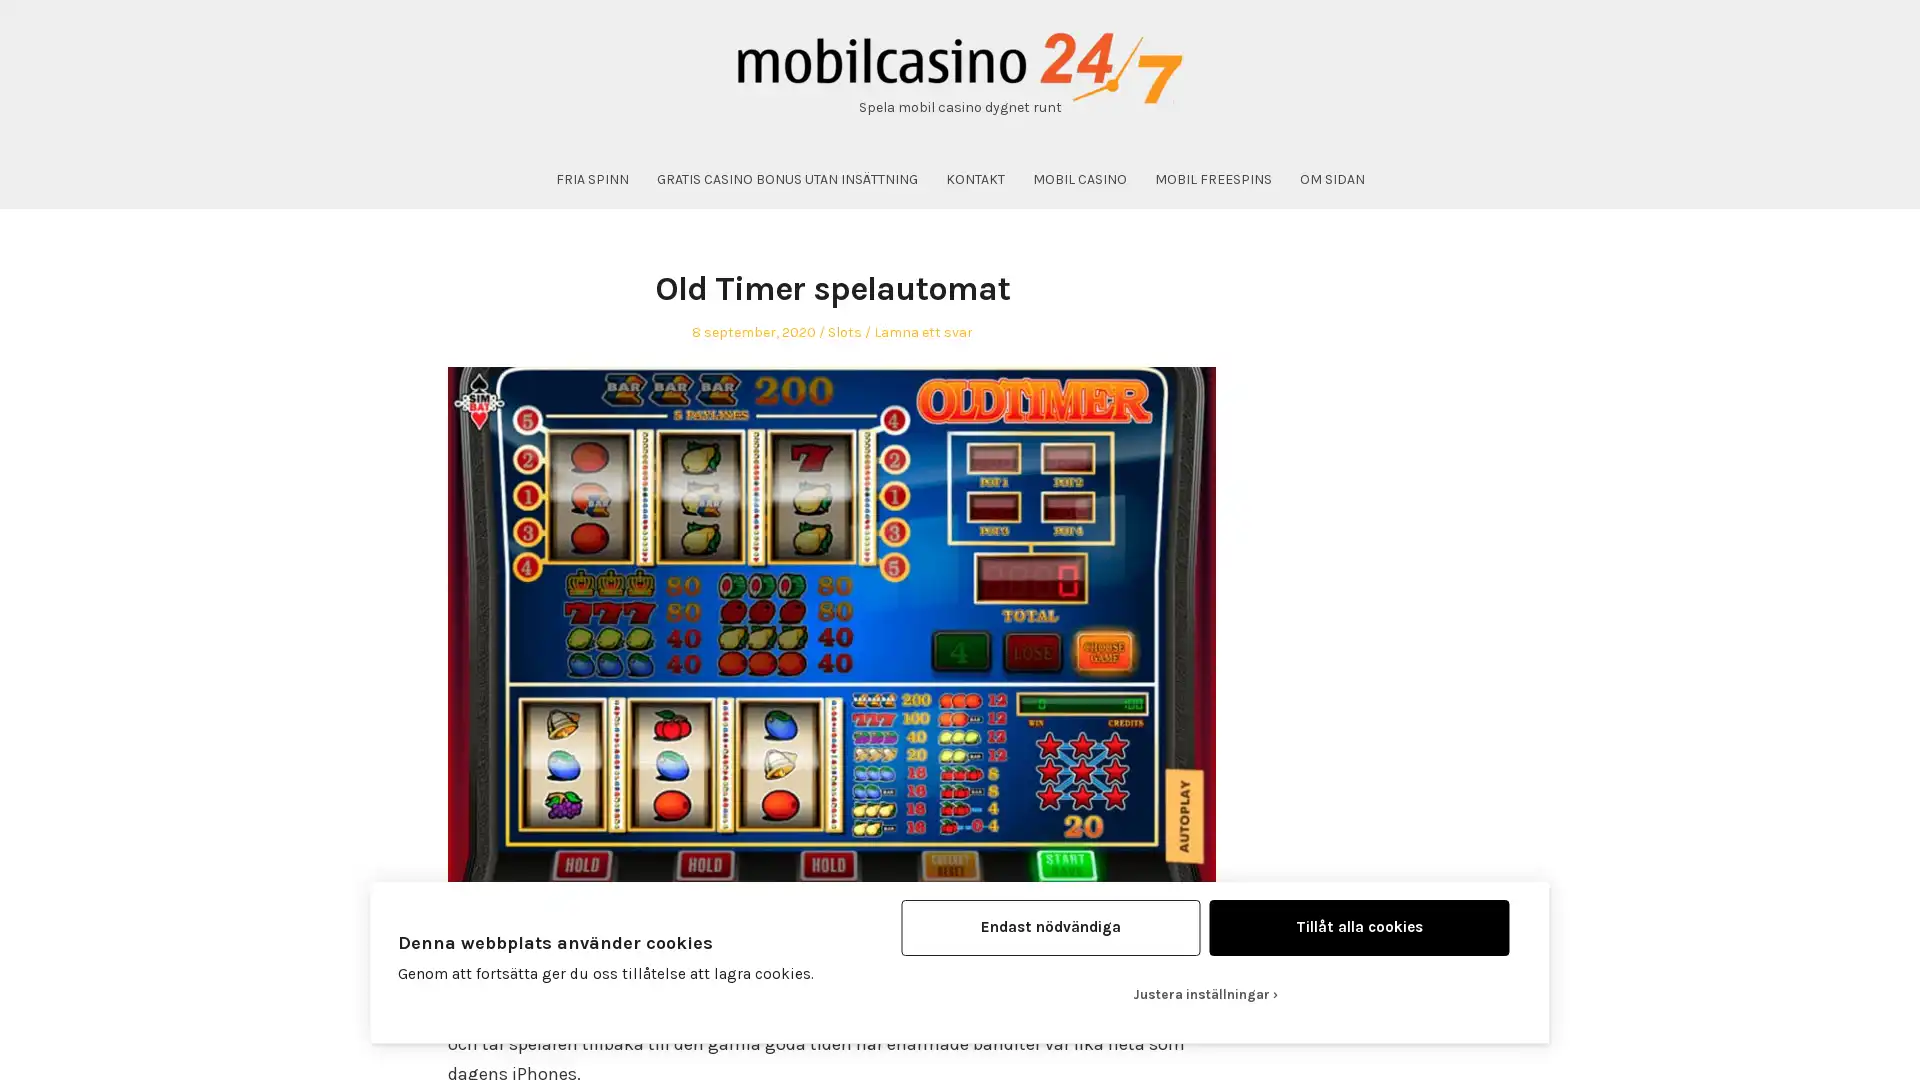  Describe the element at coordinates (1358, 926) in the screenshot. I see `Tillat alla cookies` at that location.